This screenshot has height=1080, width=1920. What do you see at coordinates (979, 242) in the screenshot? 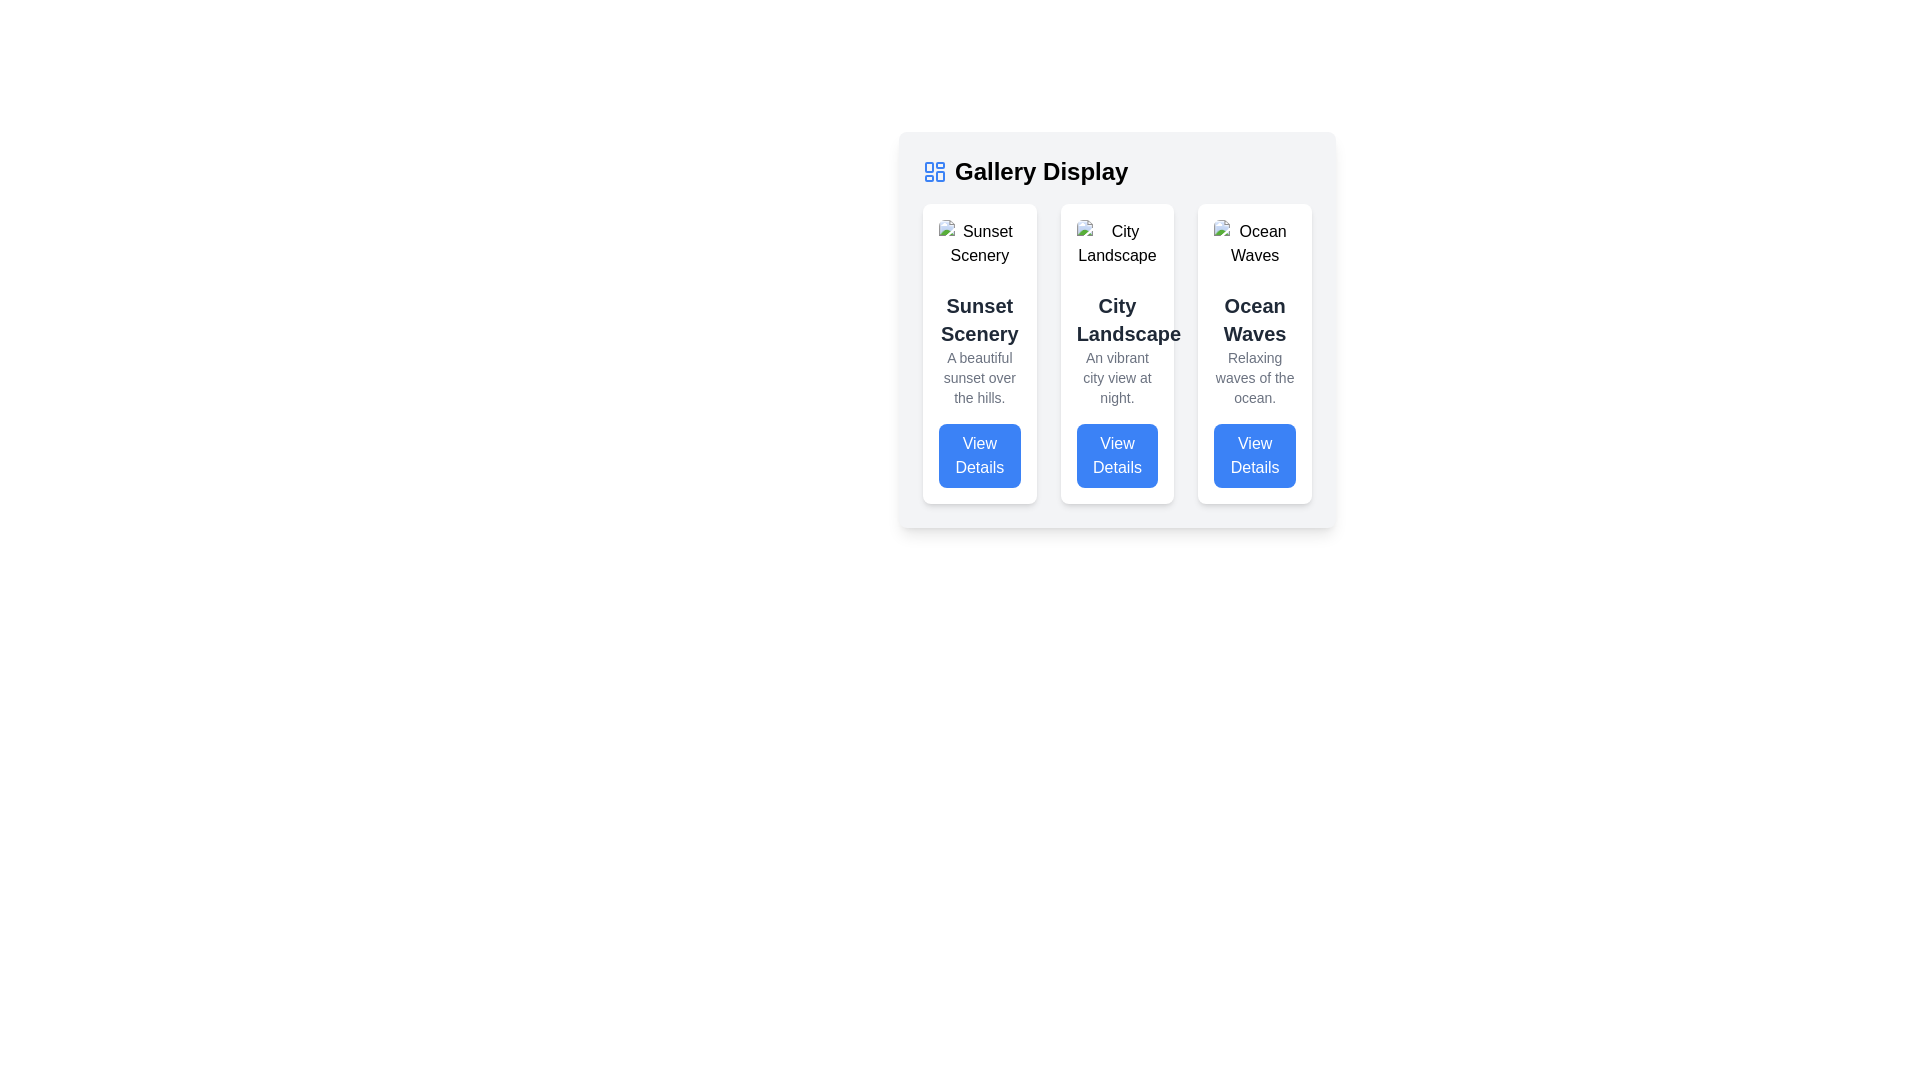
I see `the image of the sunset scenery located at the top of the leftmost card in the horizontally arranged gallery` at bounding box center [979, 242].